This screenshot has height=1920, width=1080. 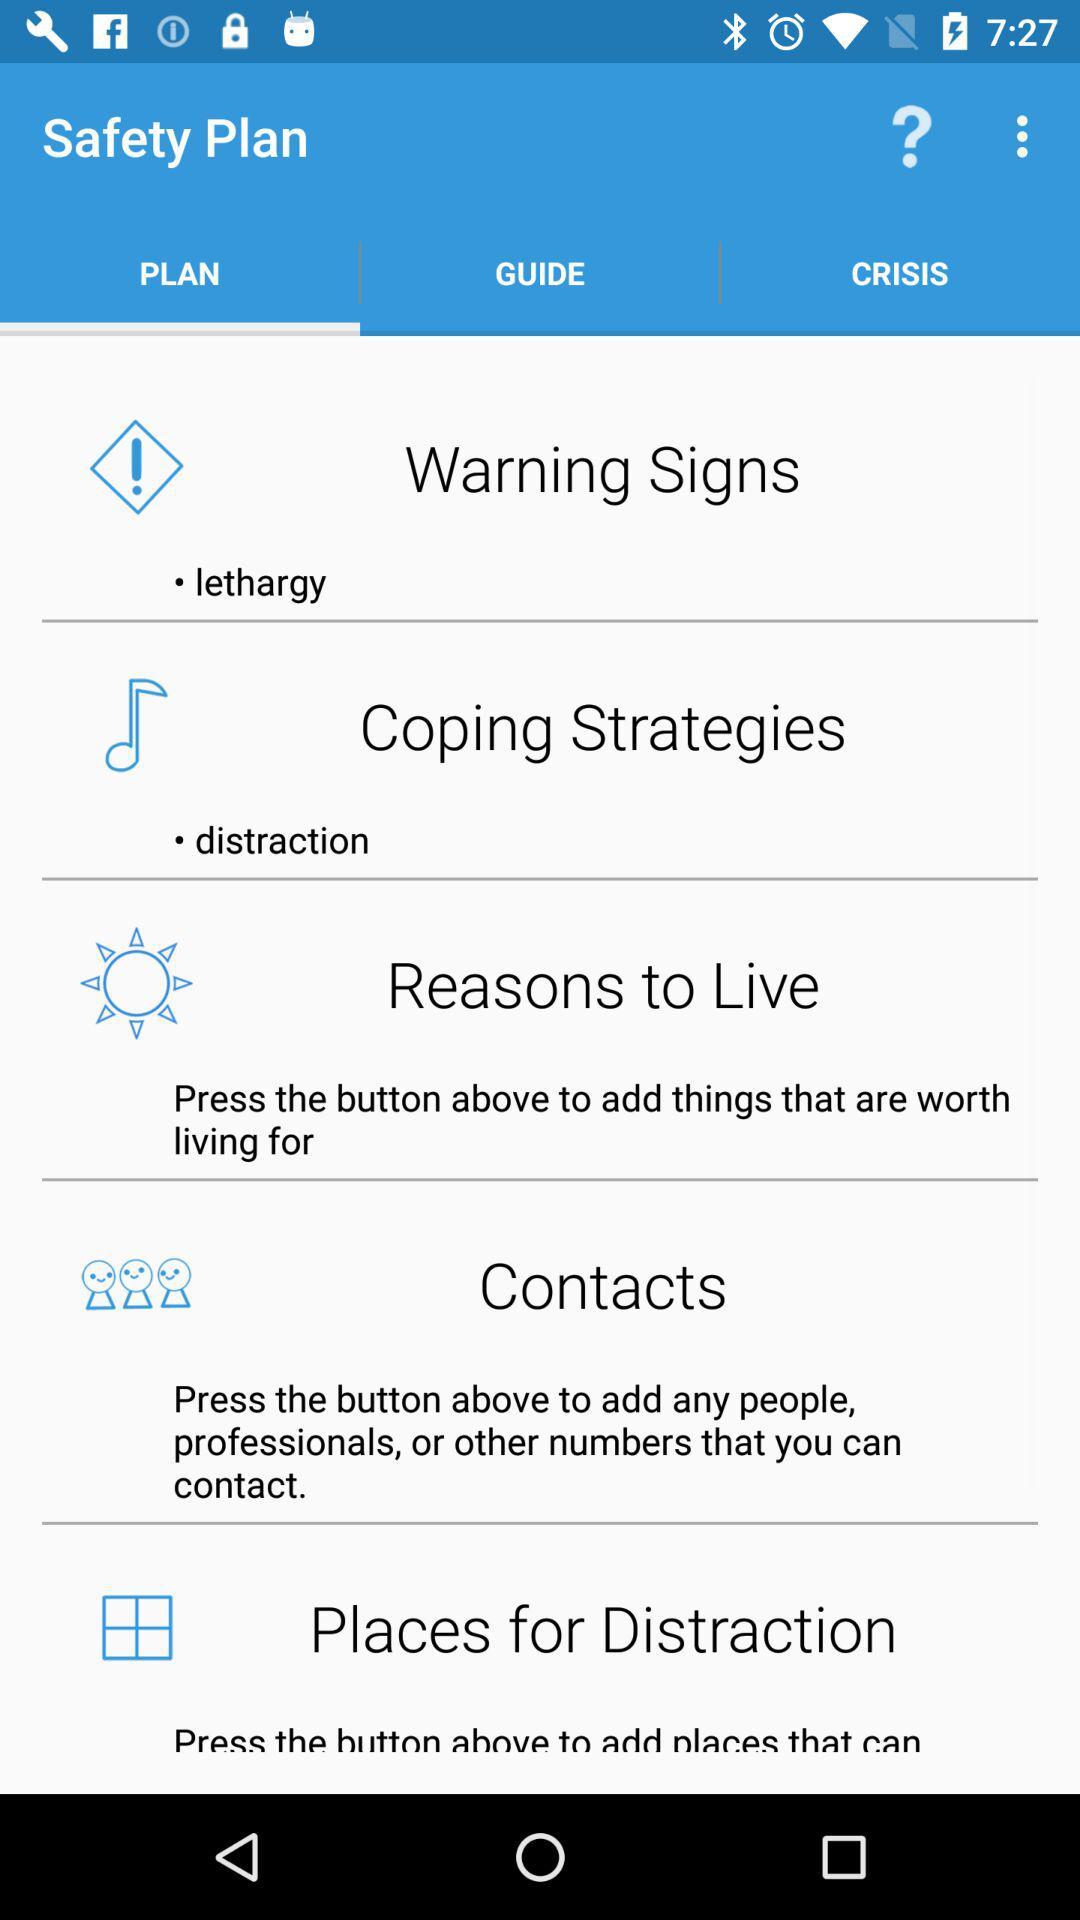 I want to click on guide app, so click(x=540, y=272).